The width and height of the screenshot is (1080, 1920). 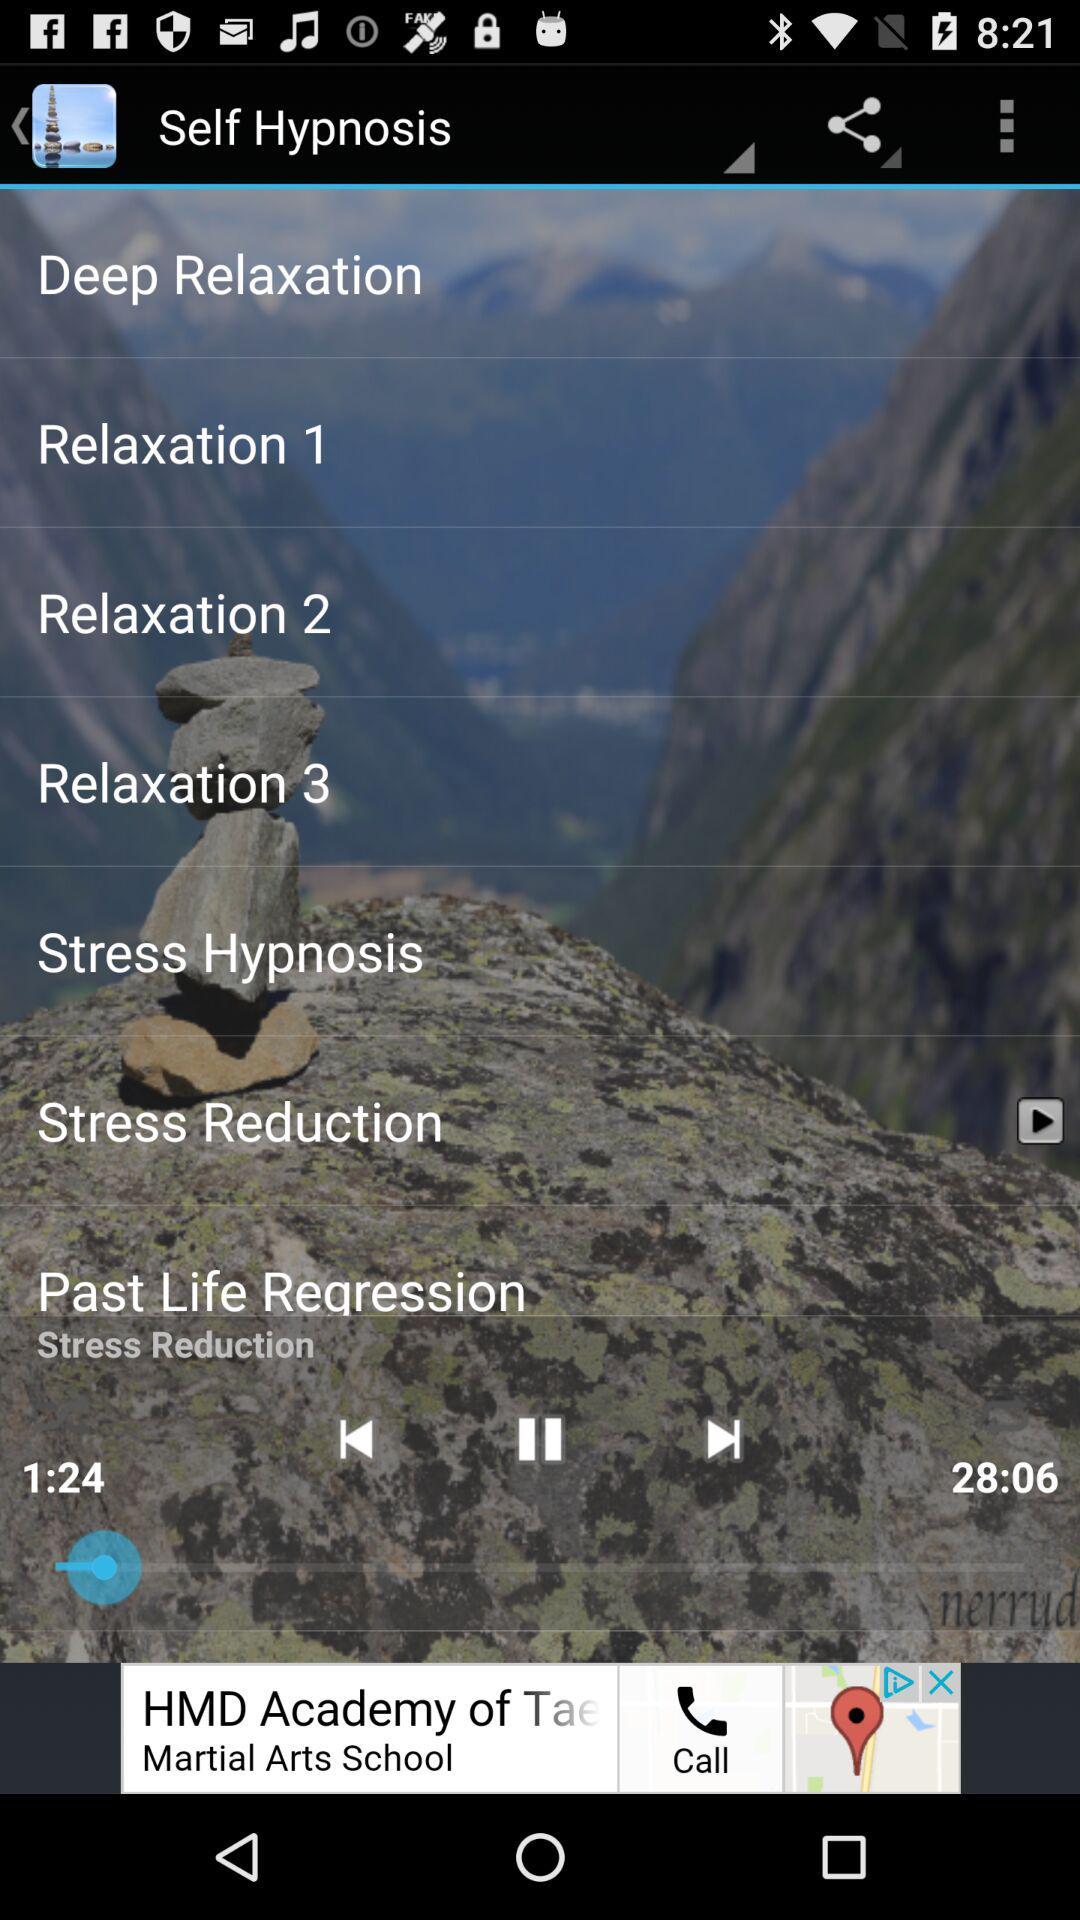 What do you see at coordinates (723, 1538) in the screenshot?
I see `the skip_next icon` at bounding box center [723, 1538].